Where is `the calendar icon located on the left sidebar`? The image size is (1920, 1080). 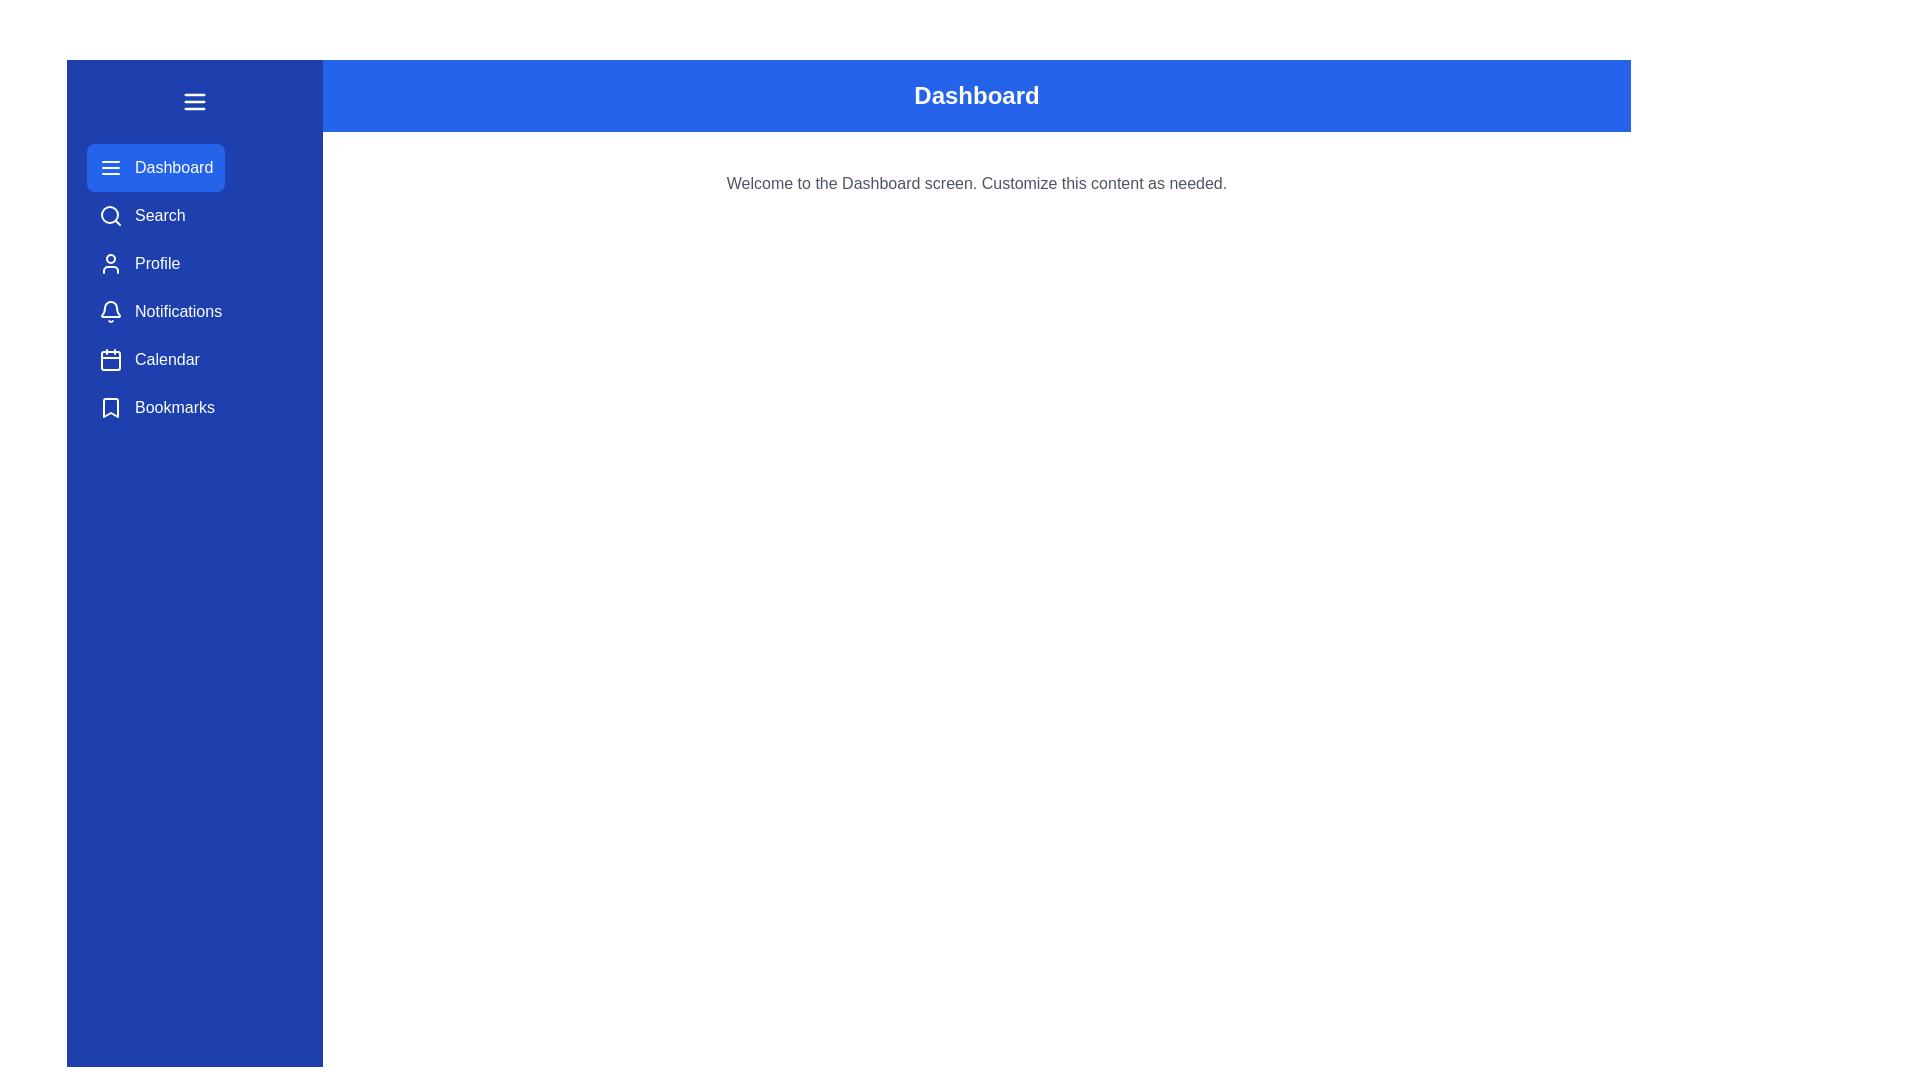
the calendar icon located on the left sidebar is located at coordinates (109, 358).